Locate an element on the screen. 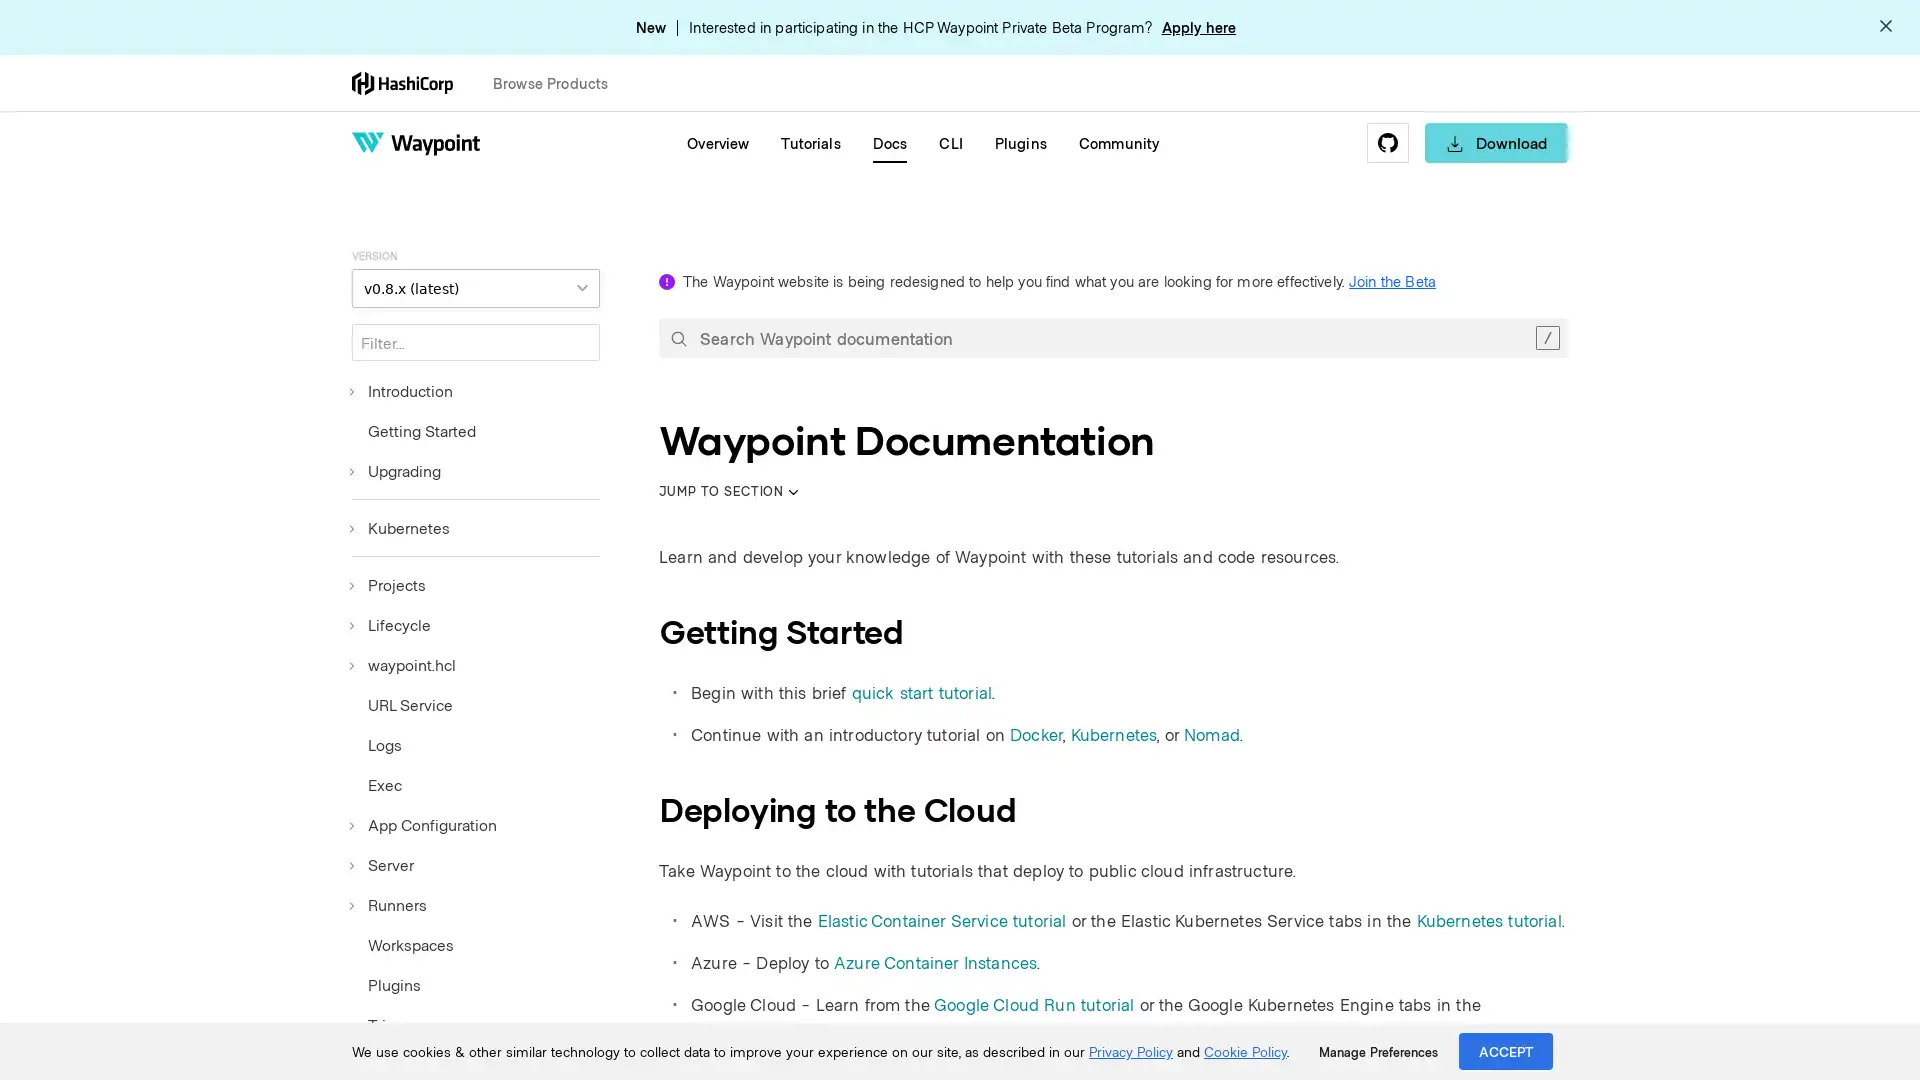  Kubernetes is located at coordinates (400, 527).